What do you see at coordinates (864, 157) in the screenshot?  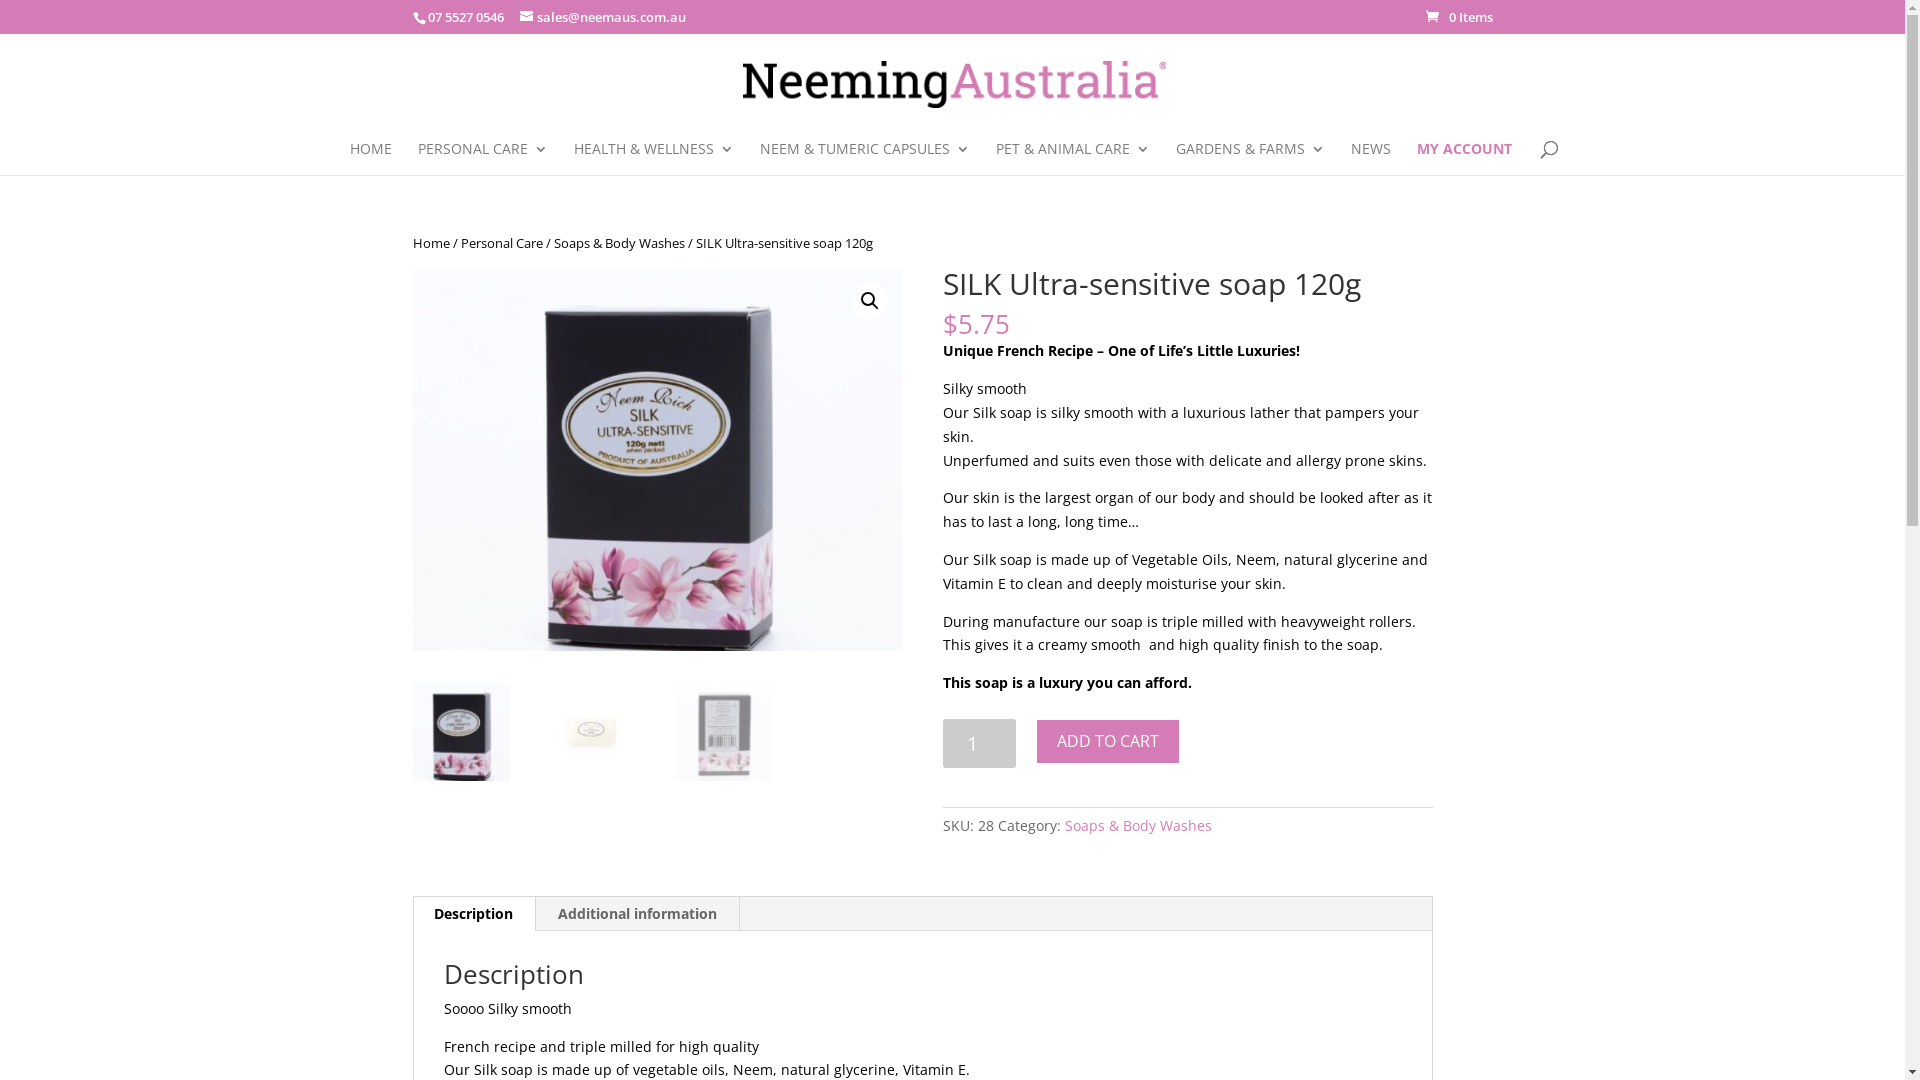 I see `'NEEM & TUMERIC CAPSULES'` at bounding box center [864, 157].